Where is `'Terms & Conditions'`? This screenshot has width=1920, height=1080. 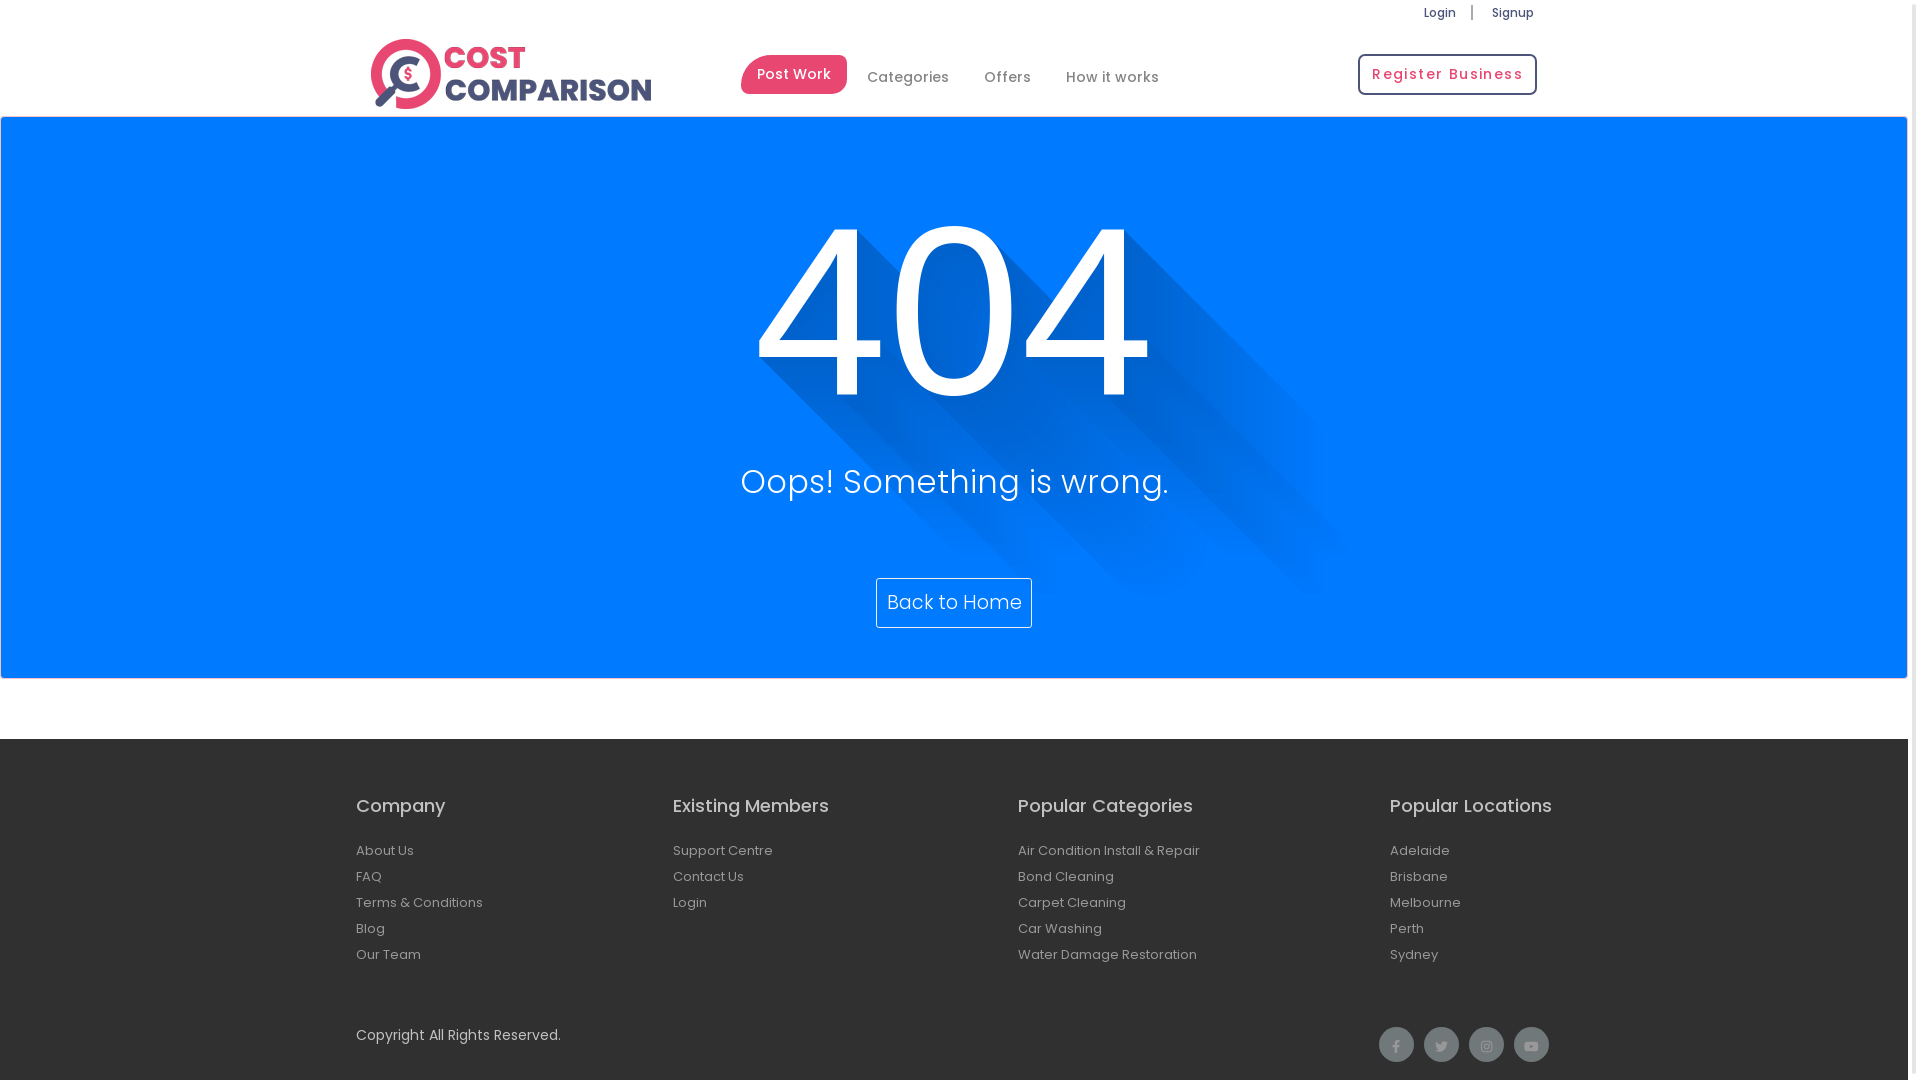 'Terms & Conditions' is located at coordinates (355, 902).